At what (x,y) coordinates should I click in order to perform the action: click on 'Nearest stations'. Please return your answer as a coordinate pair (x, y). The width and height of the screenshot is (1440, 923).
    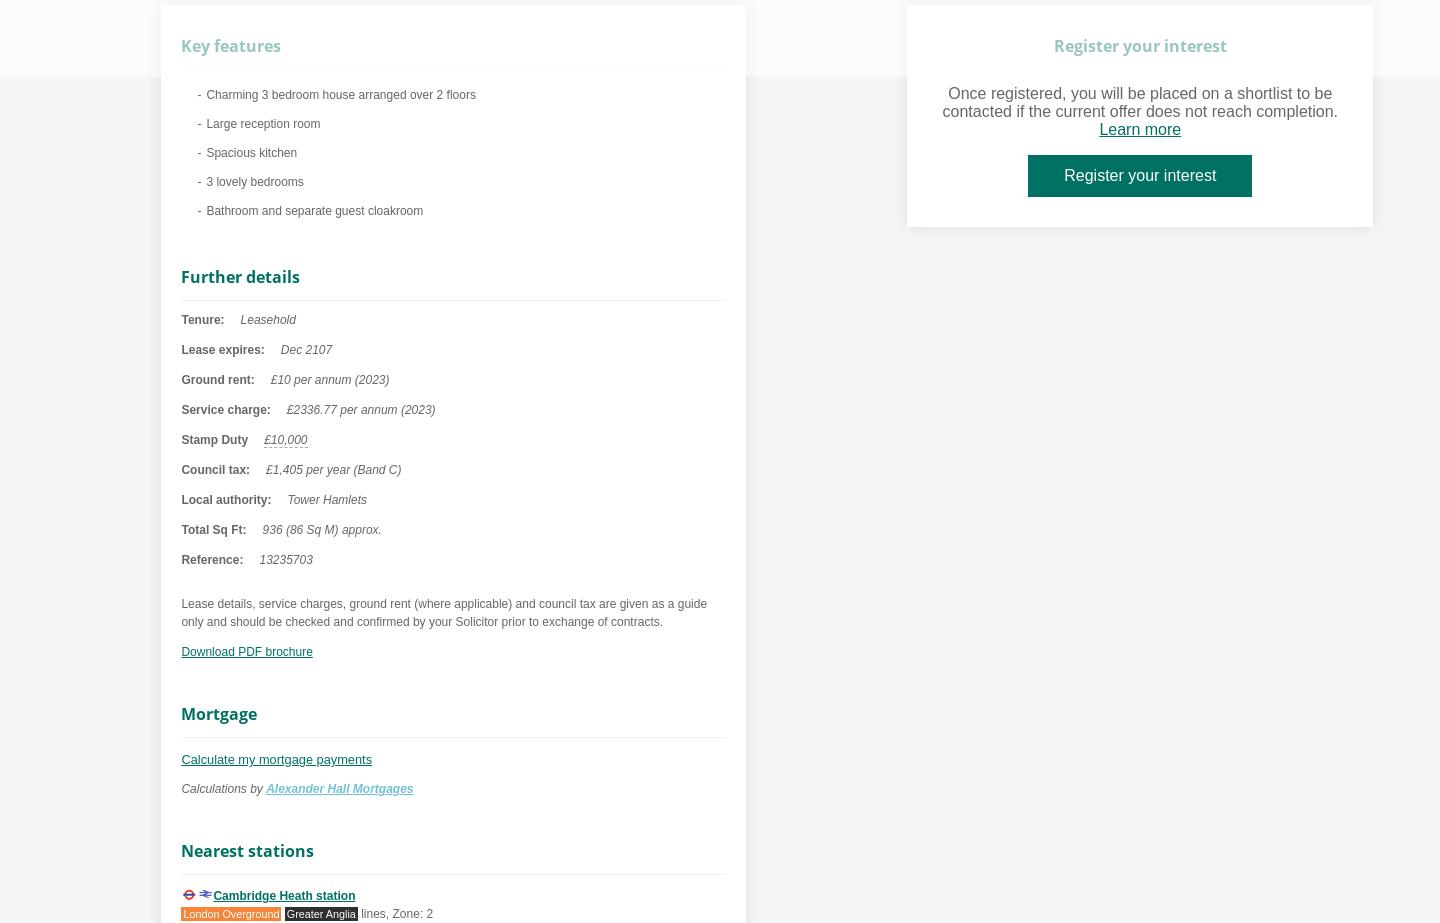
    Looking at the image, I should click on (181, 850).